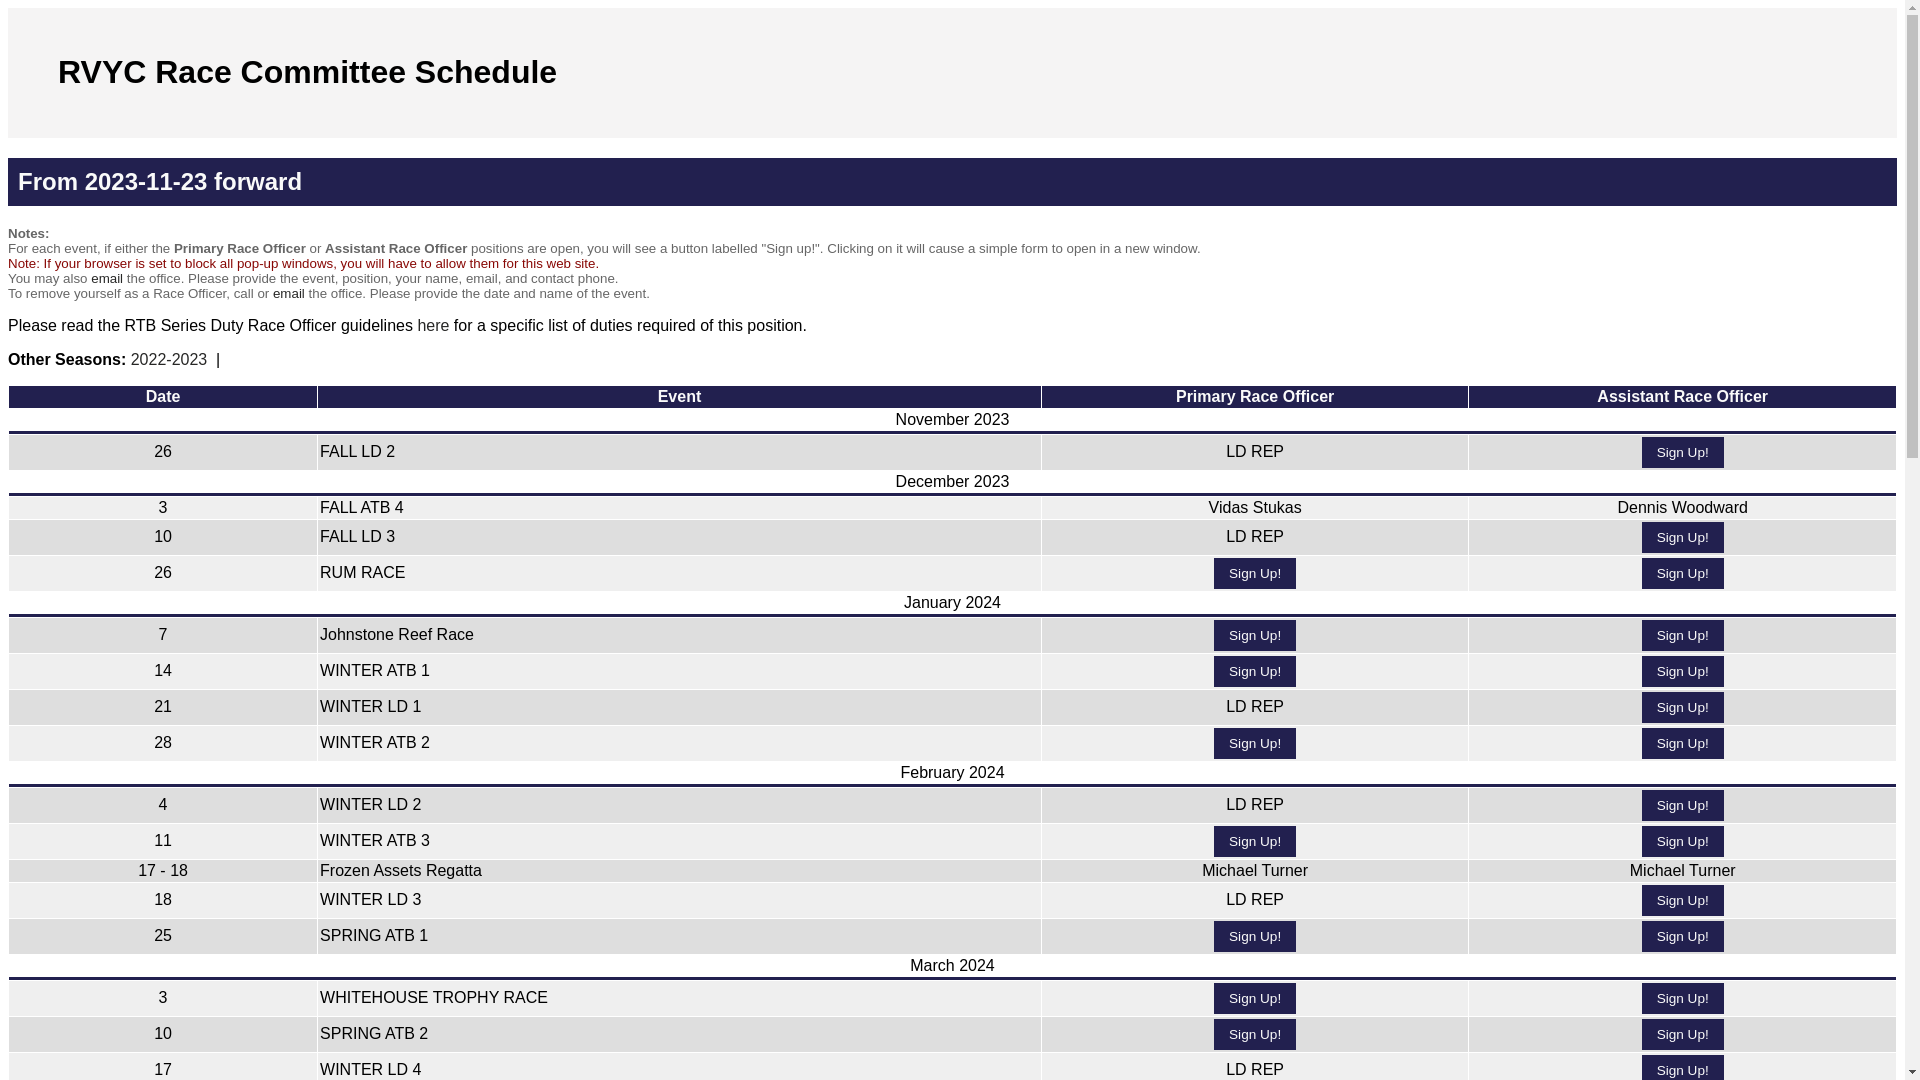 The width and height of the screenshot is (1920, 1080). I want to click on 'email', so click(105, 278).